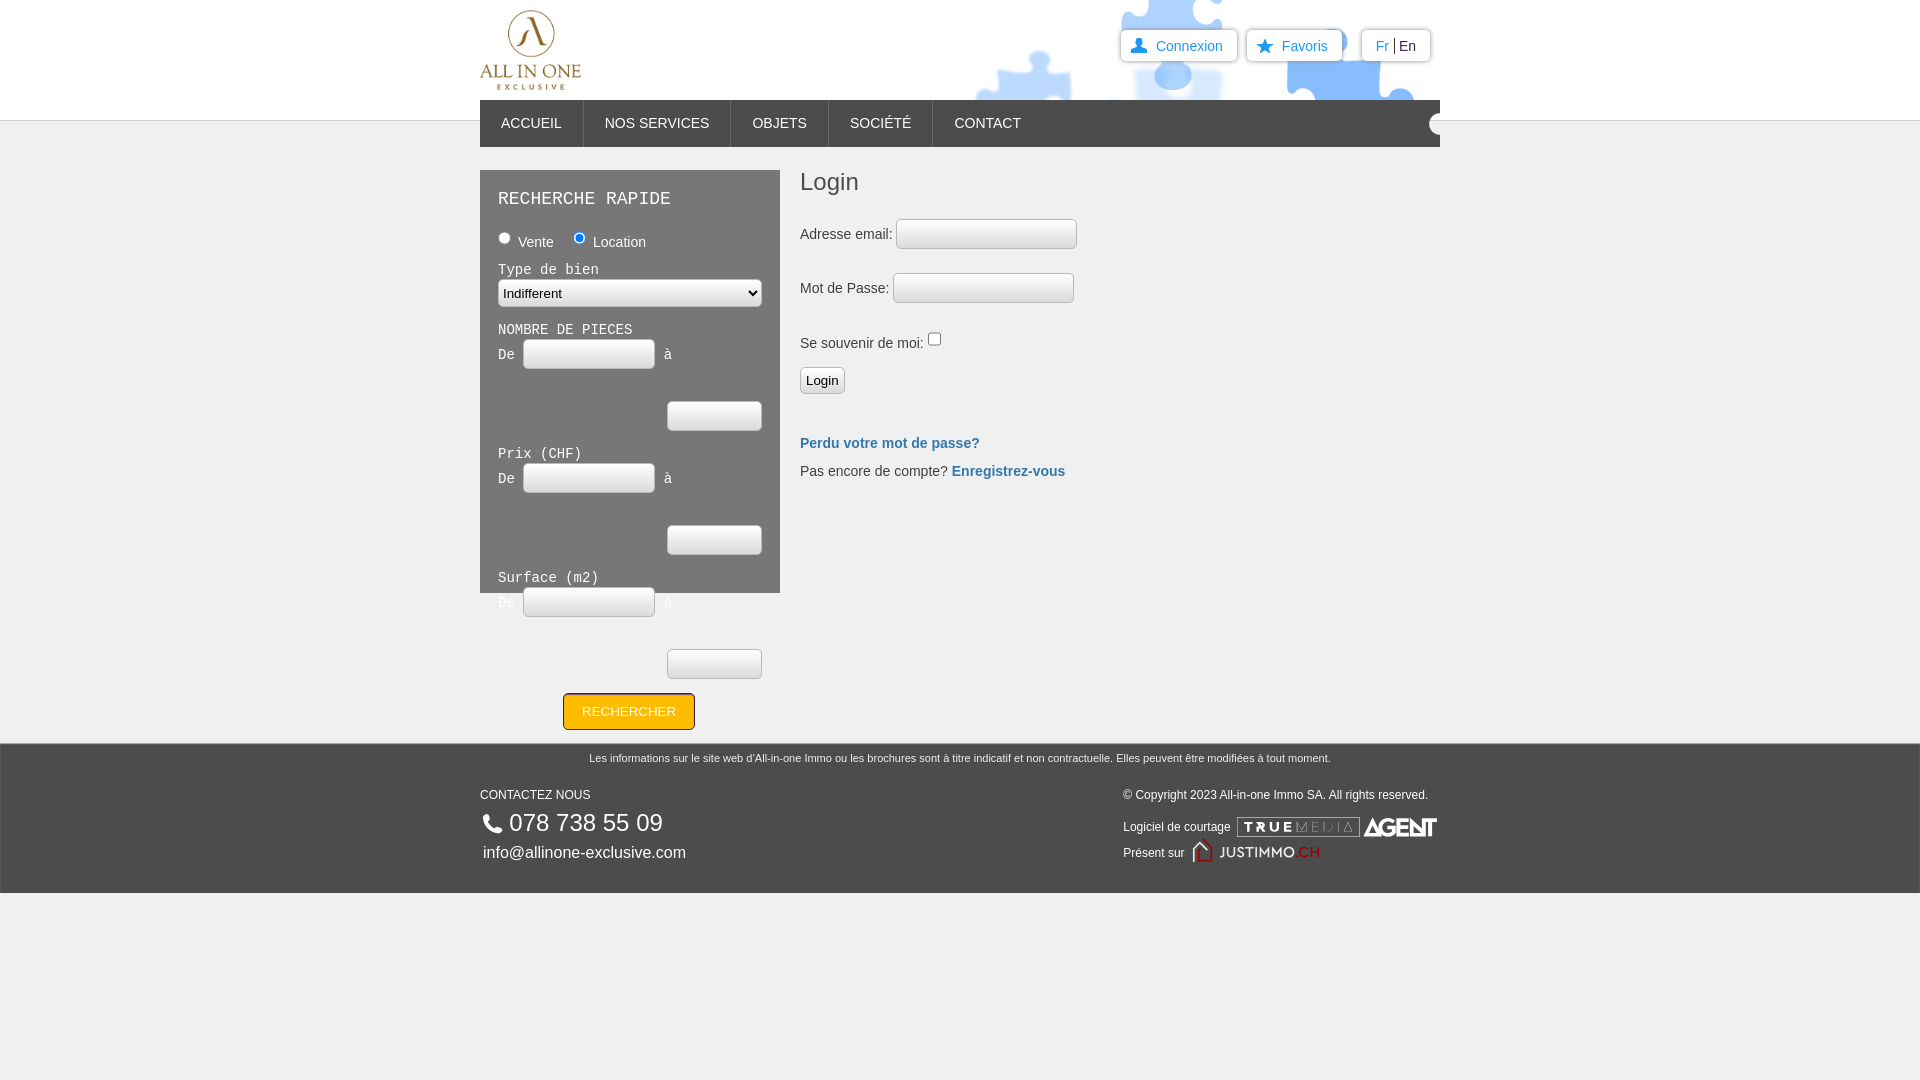  What do you see at coordinates (888, 442) in the screenshot?
I see `'Perdu votre mot de passe?'` at bounding box center [888, 442].